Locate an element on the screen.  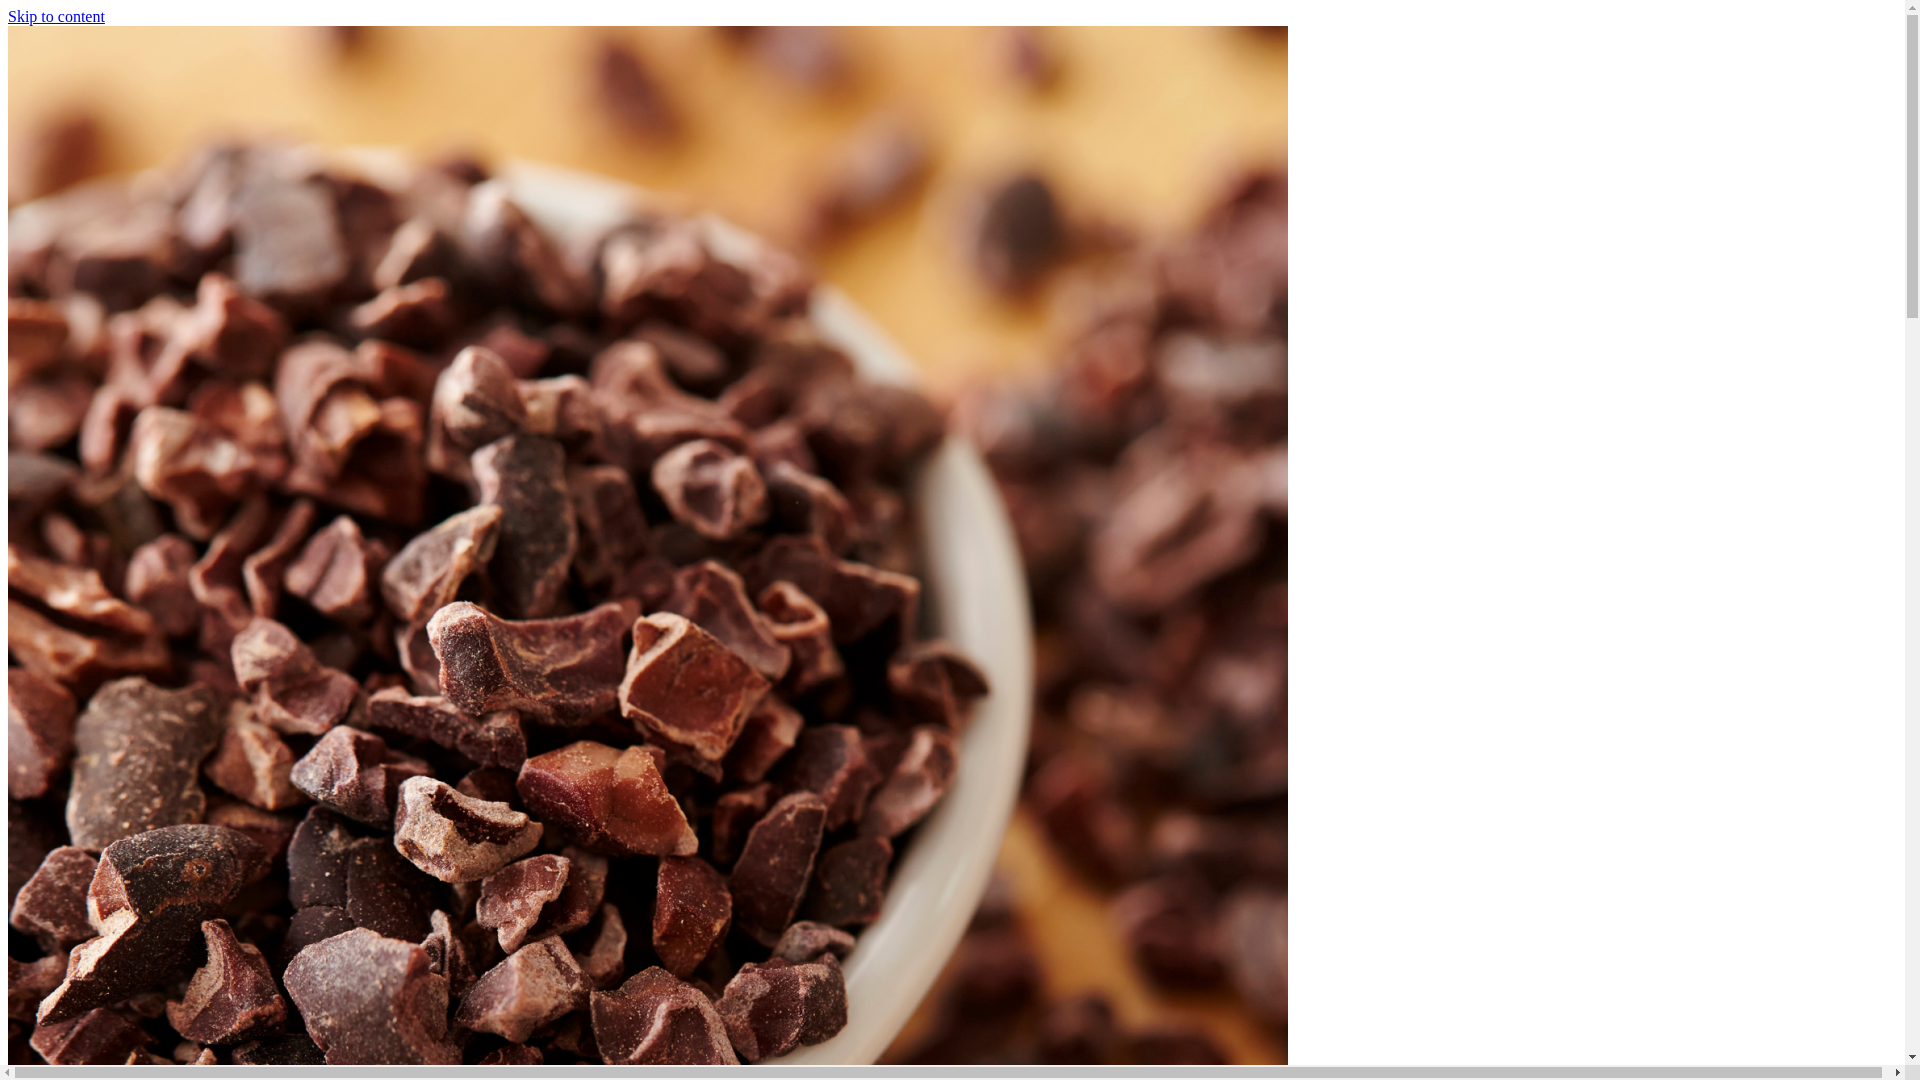
'Skip to content' is located at coordinates (56, 16).